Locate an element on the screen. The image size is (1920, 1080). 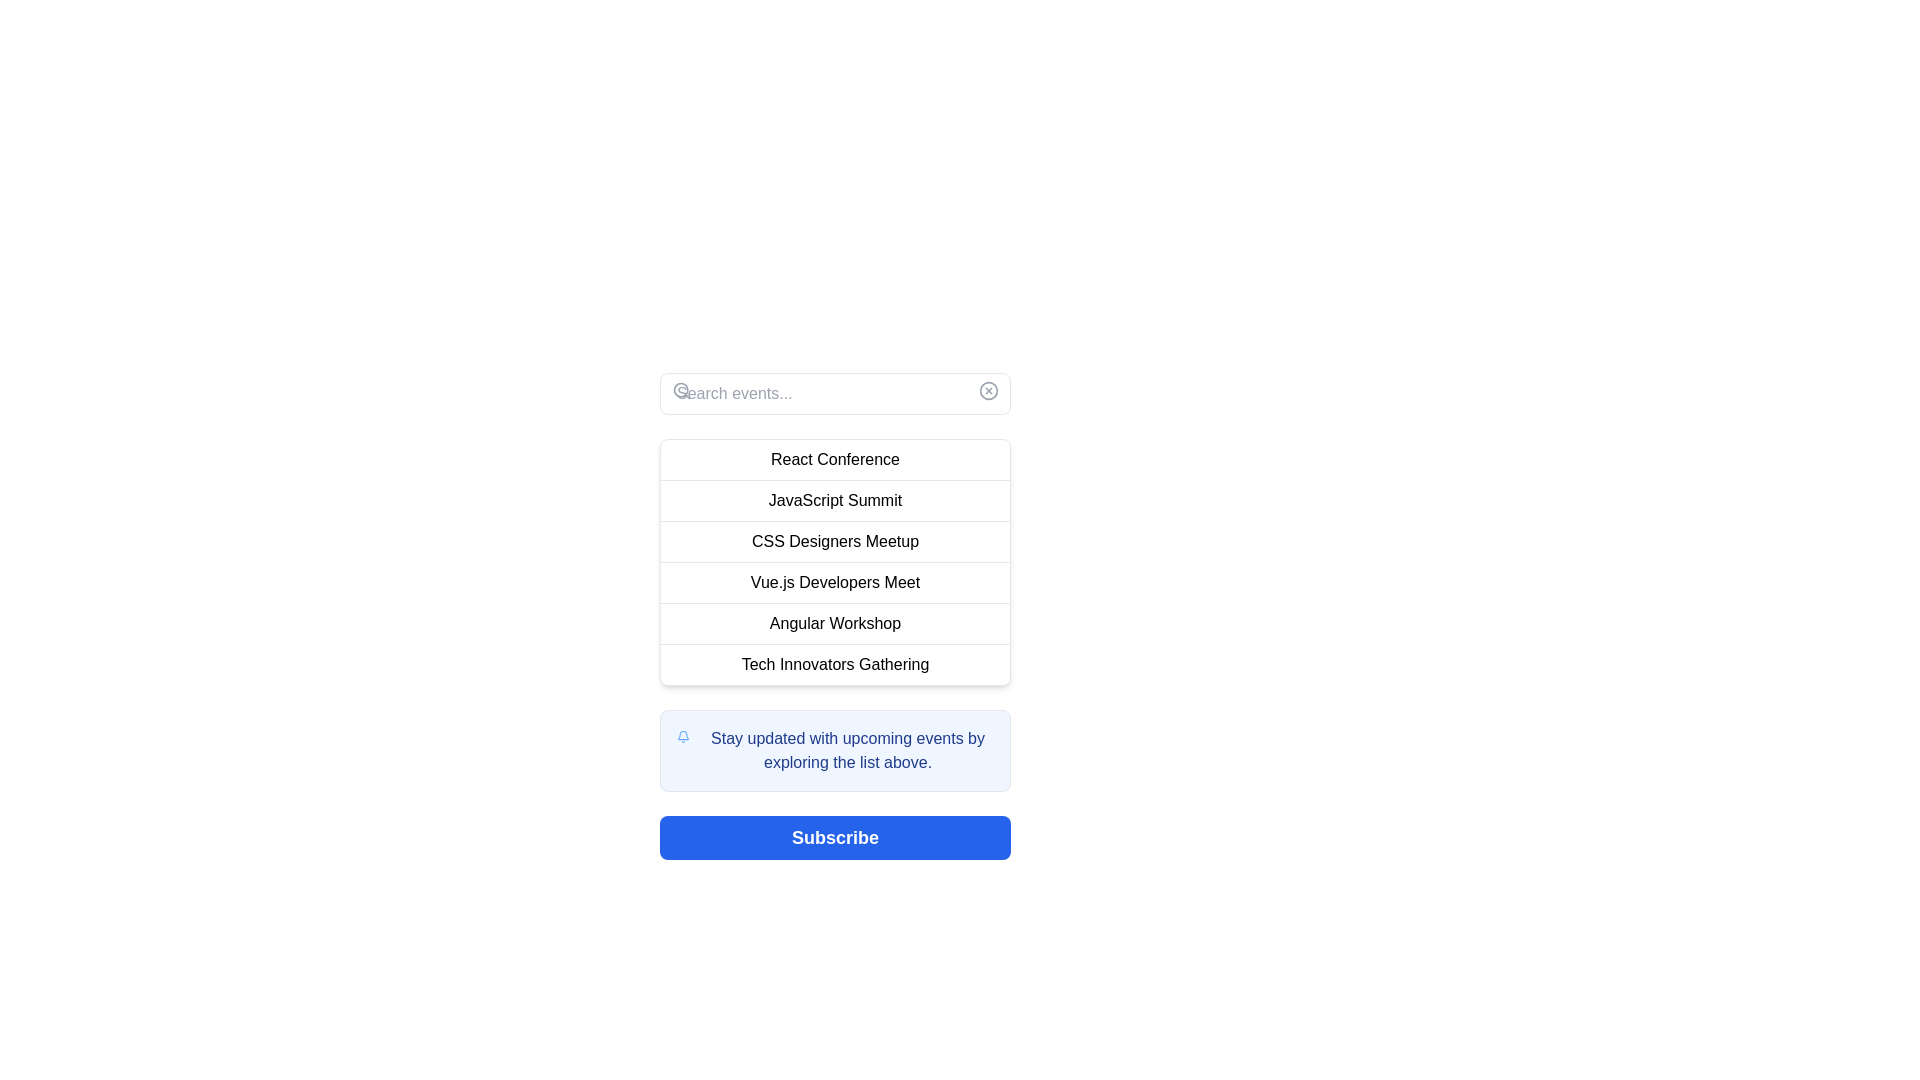
the magnifying glass icon that symbolizes search functionality, located to the left inside the search input field at the top of the interface is located at coordinates (681, 390).